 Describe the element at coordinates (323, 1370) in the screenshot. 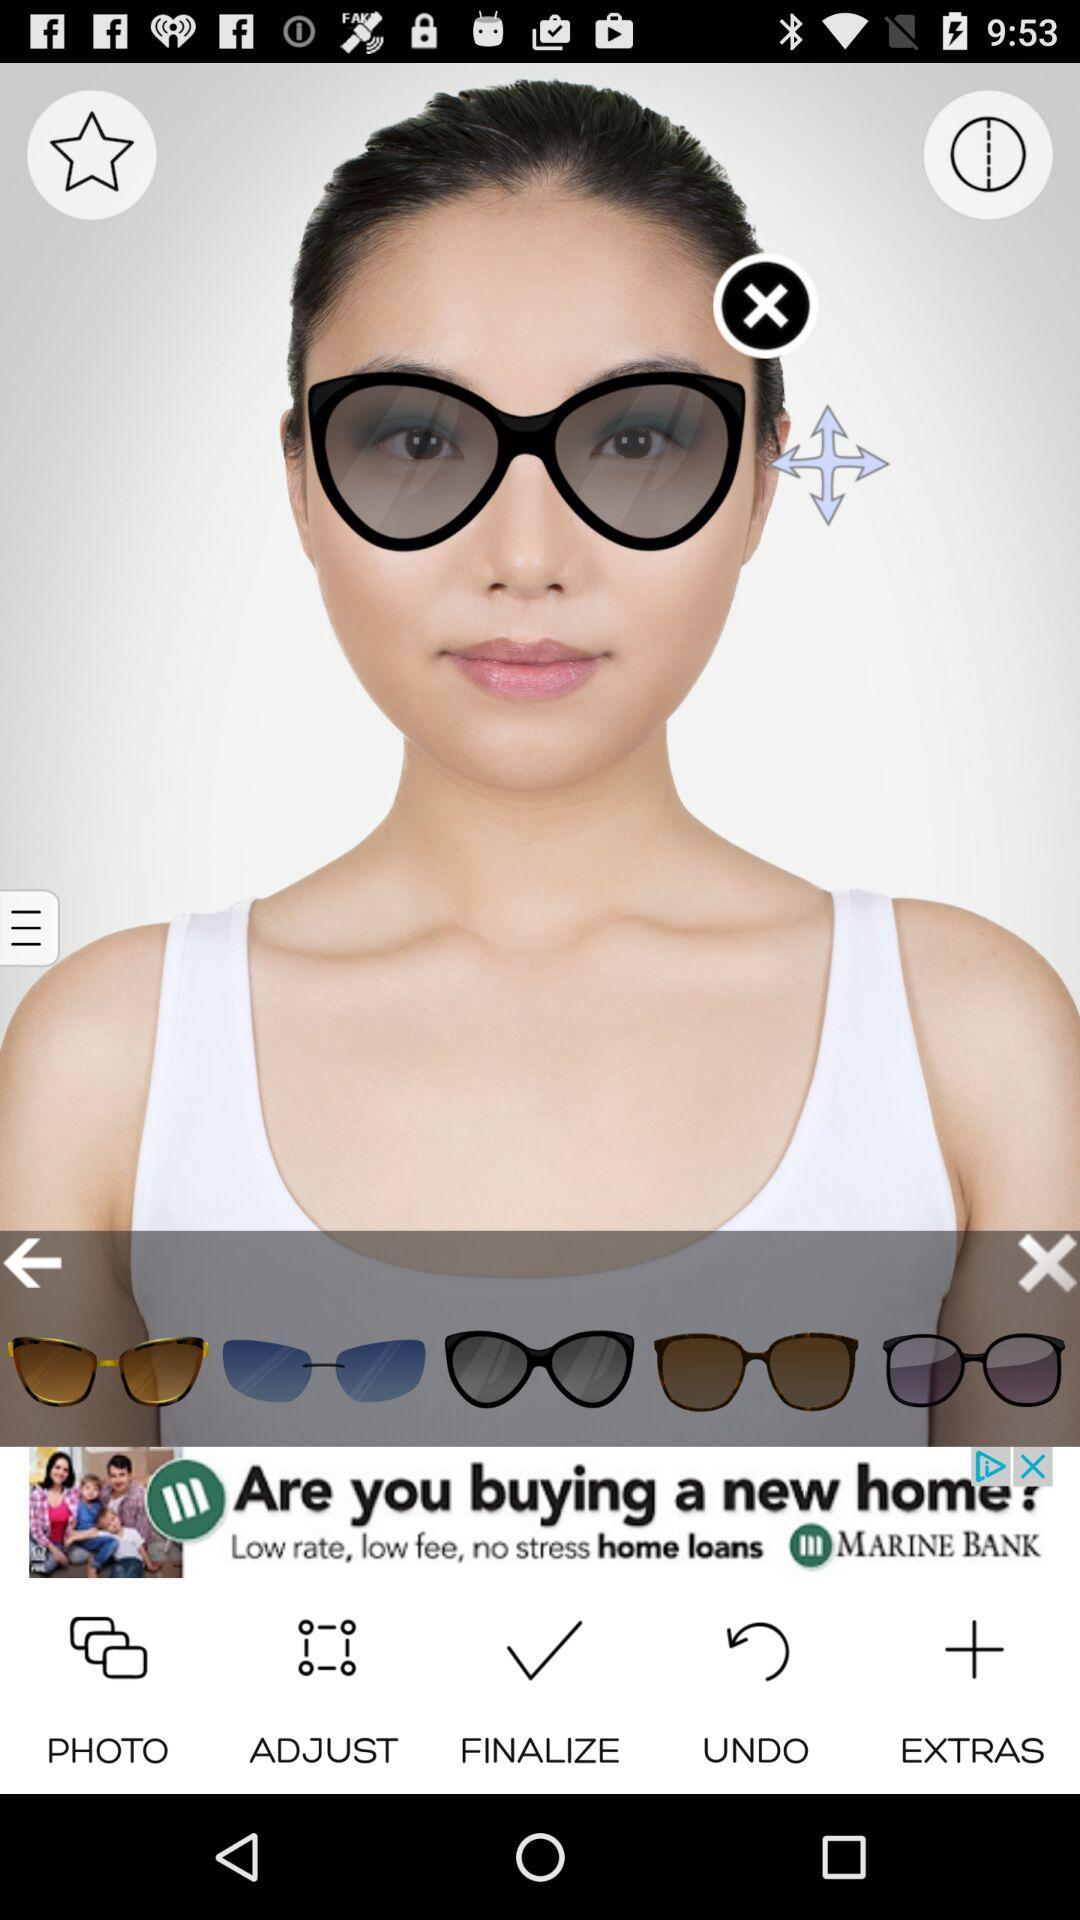

I see `item` at that location.